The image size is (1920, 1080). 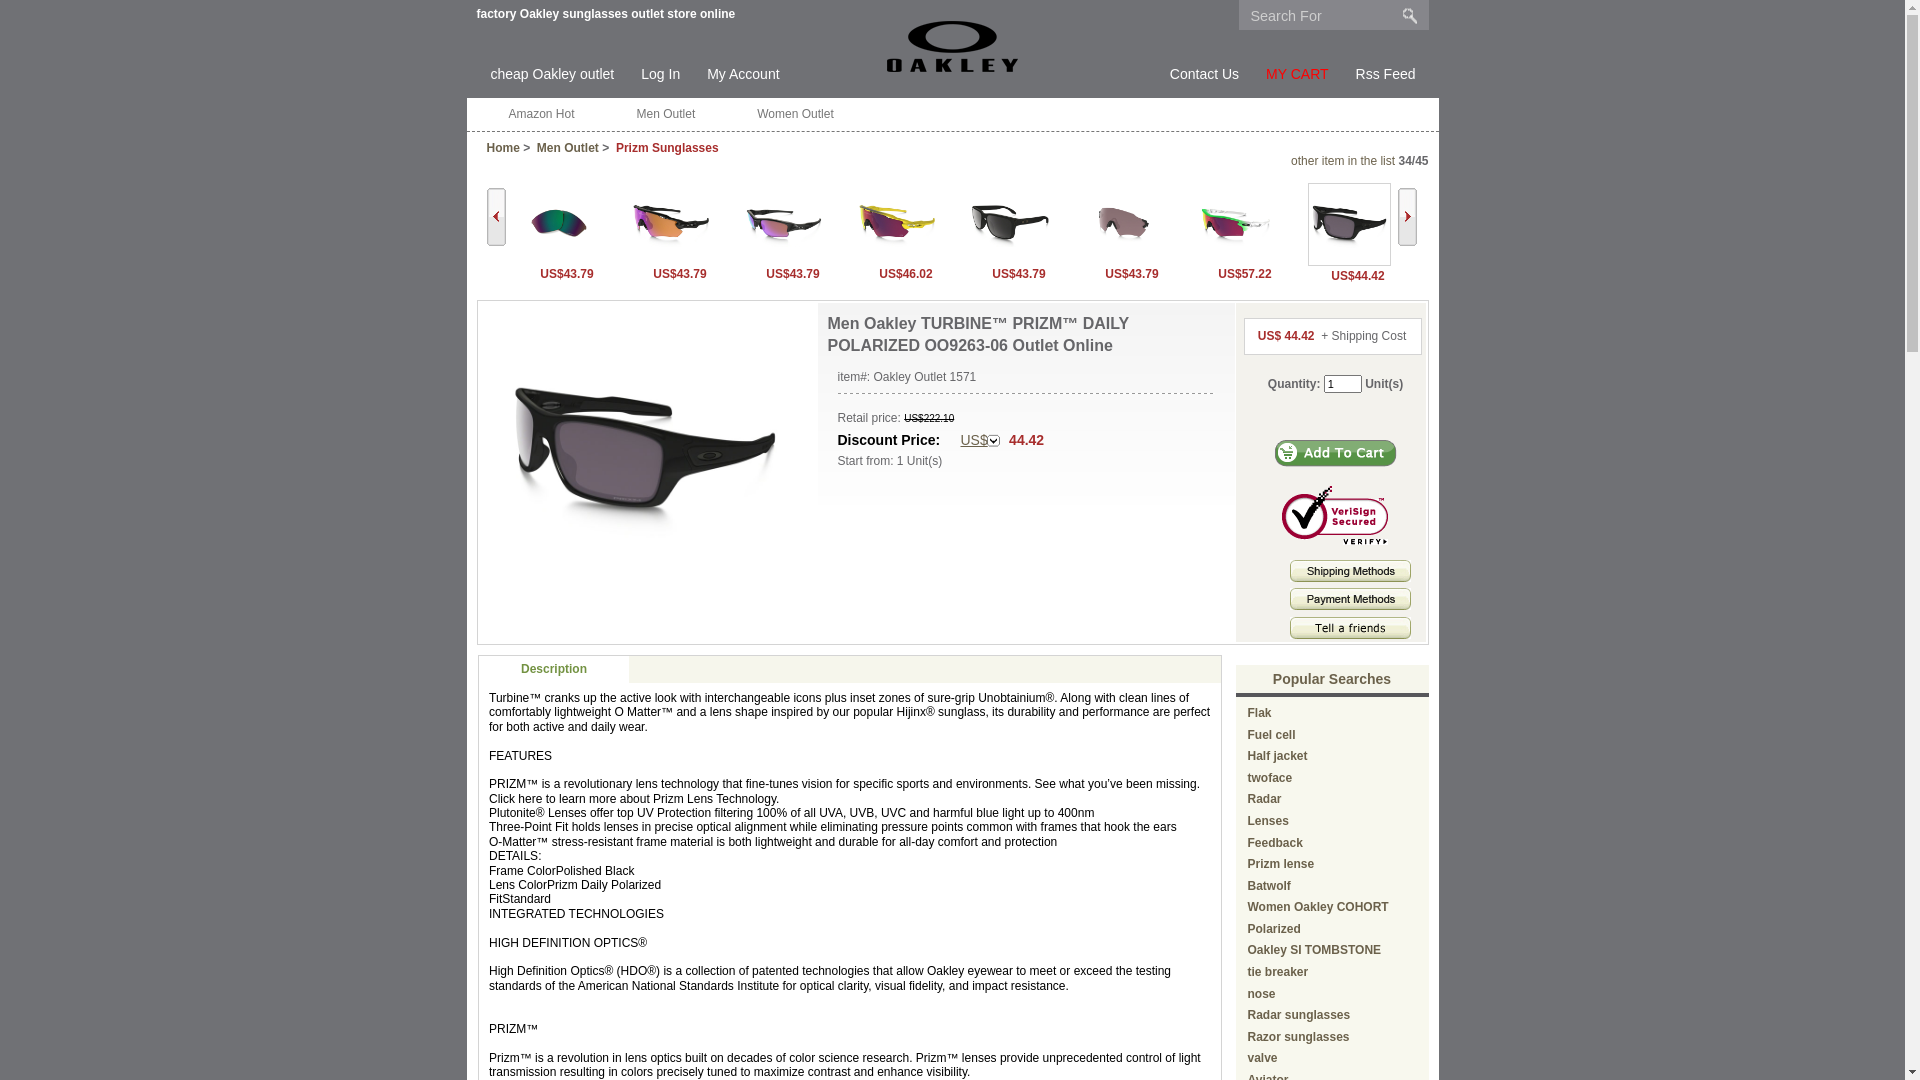 What do you see at coordinates (1299, 1014) in the screenshot?
I see `'Radar sunglasses'` at bounding box center [1299, 1014].